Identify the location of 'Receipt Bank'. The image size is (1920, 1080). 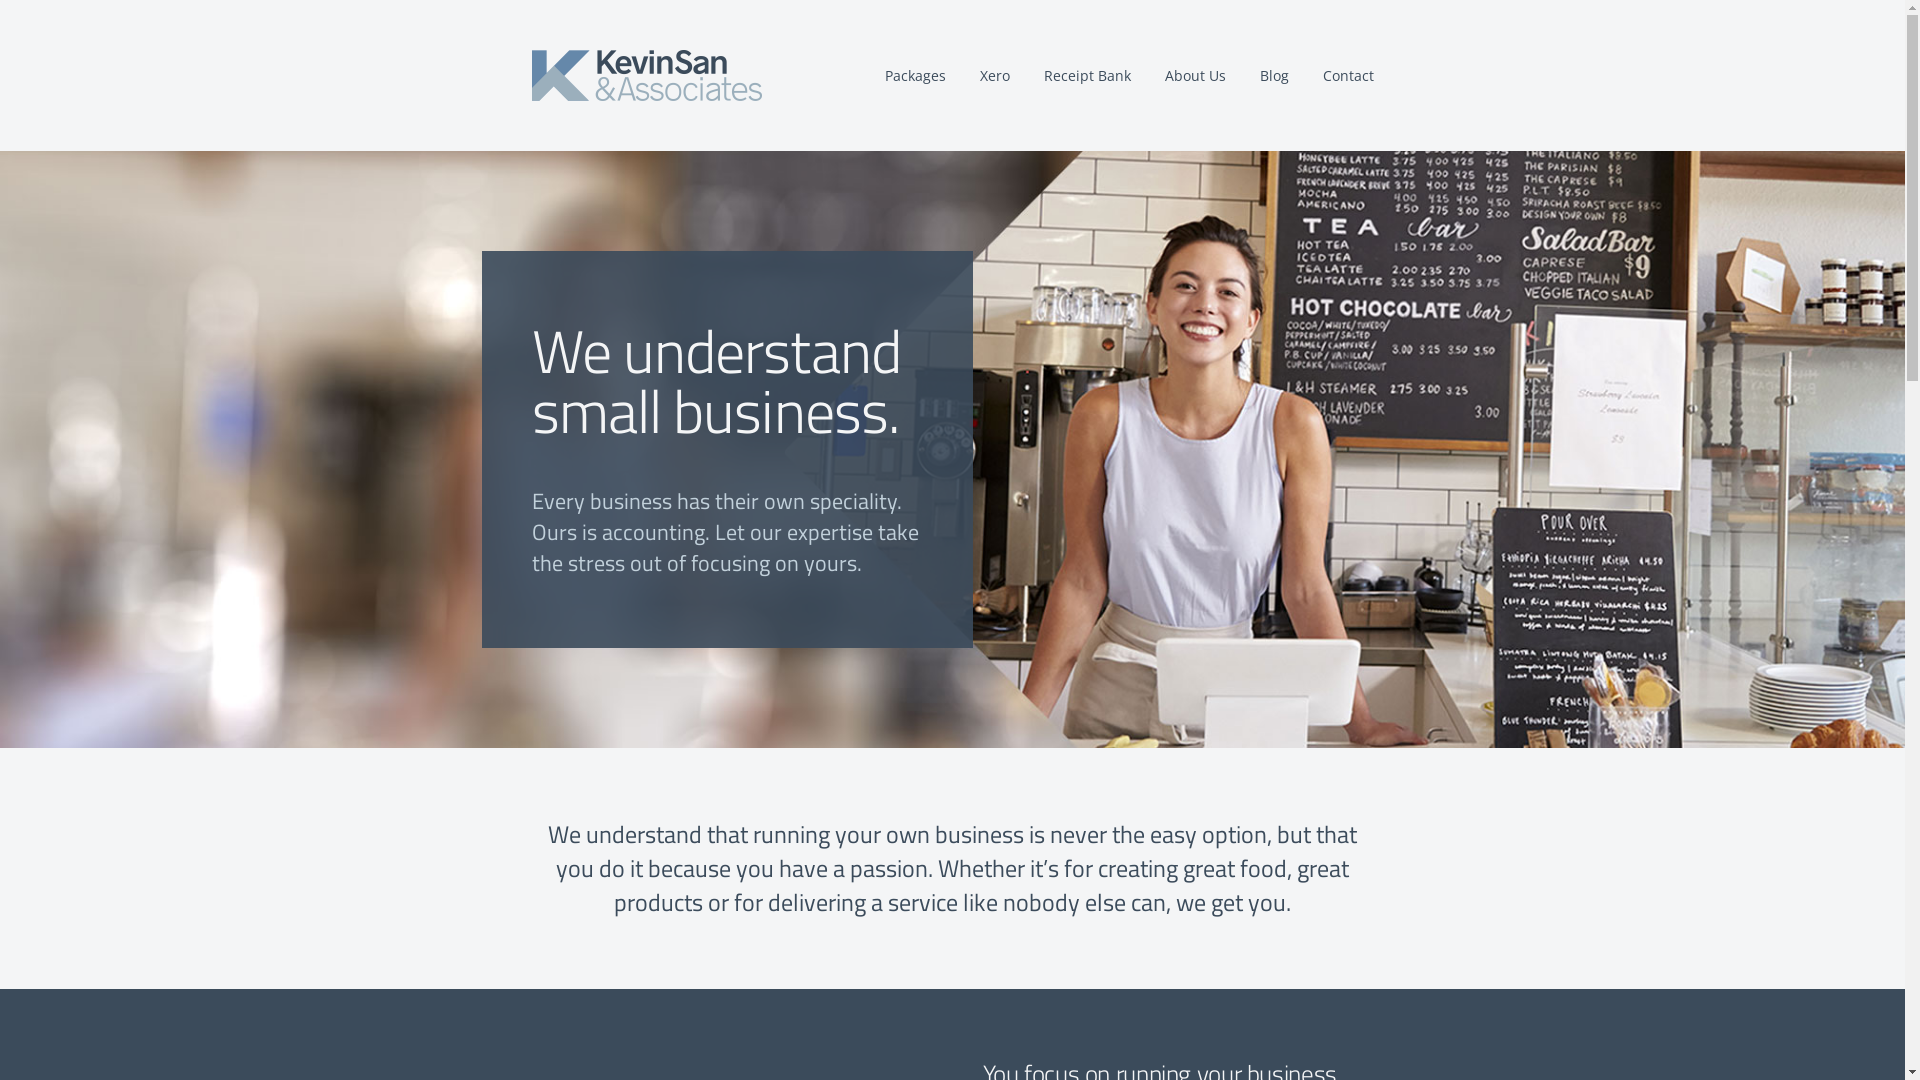
(1086, 74).